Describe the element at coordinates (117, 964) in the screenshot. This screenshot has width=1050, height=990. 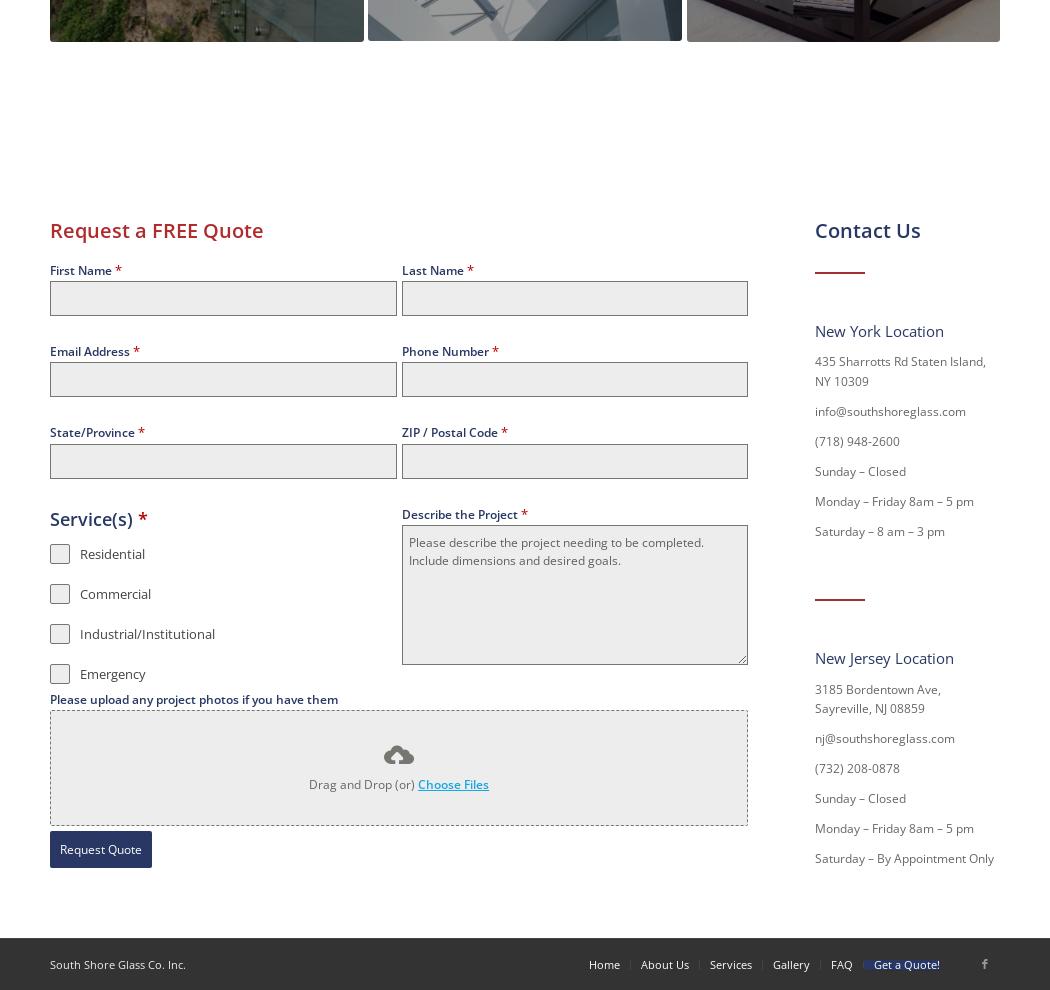
I see `'South Shore Glass Co. Inc.'` at that location.